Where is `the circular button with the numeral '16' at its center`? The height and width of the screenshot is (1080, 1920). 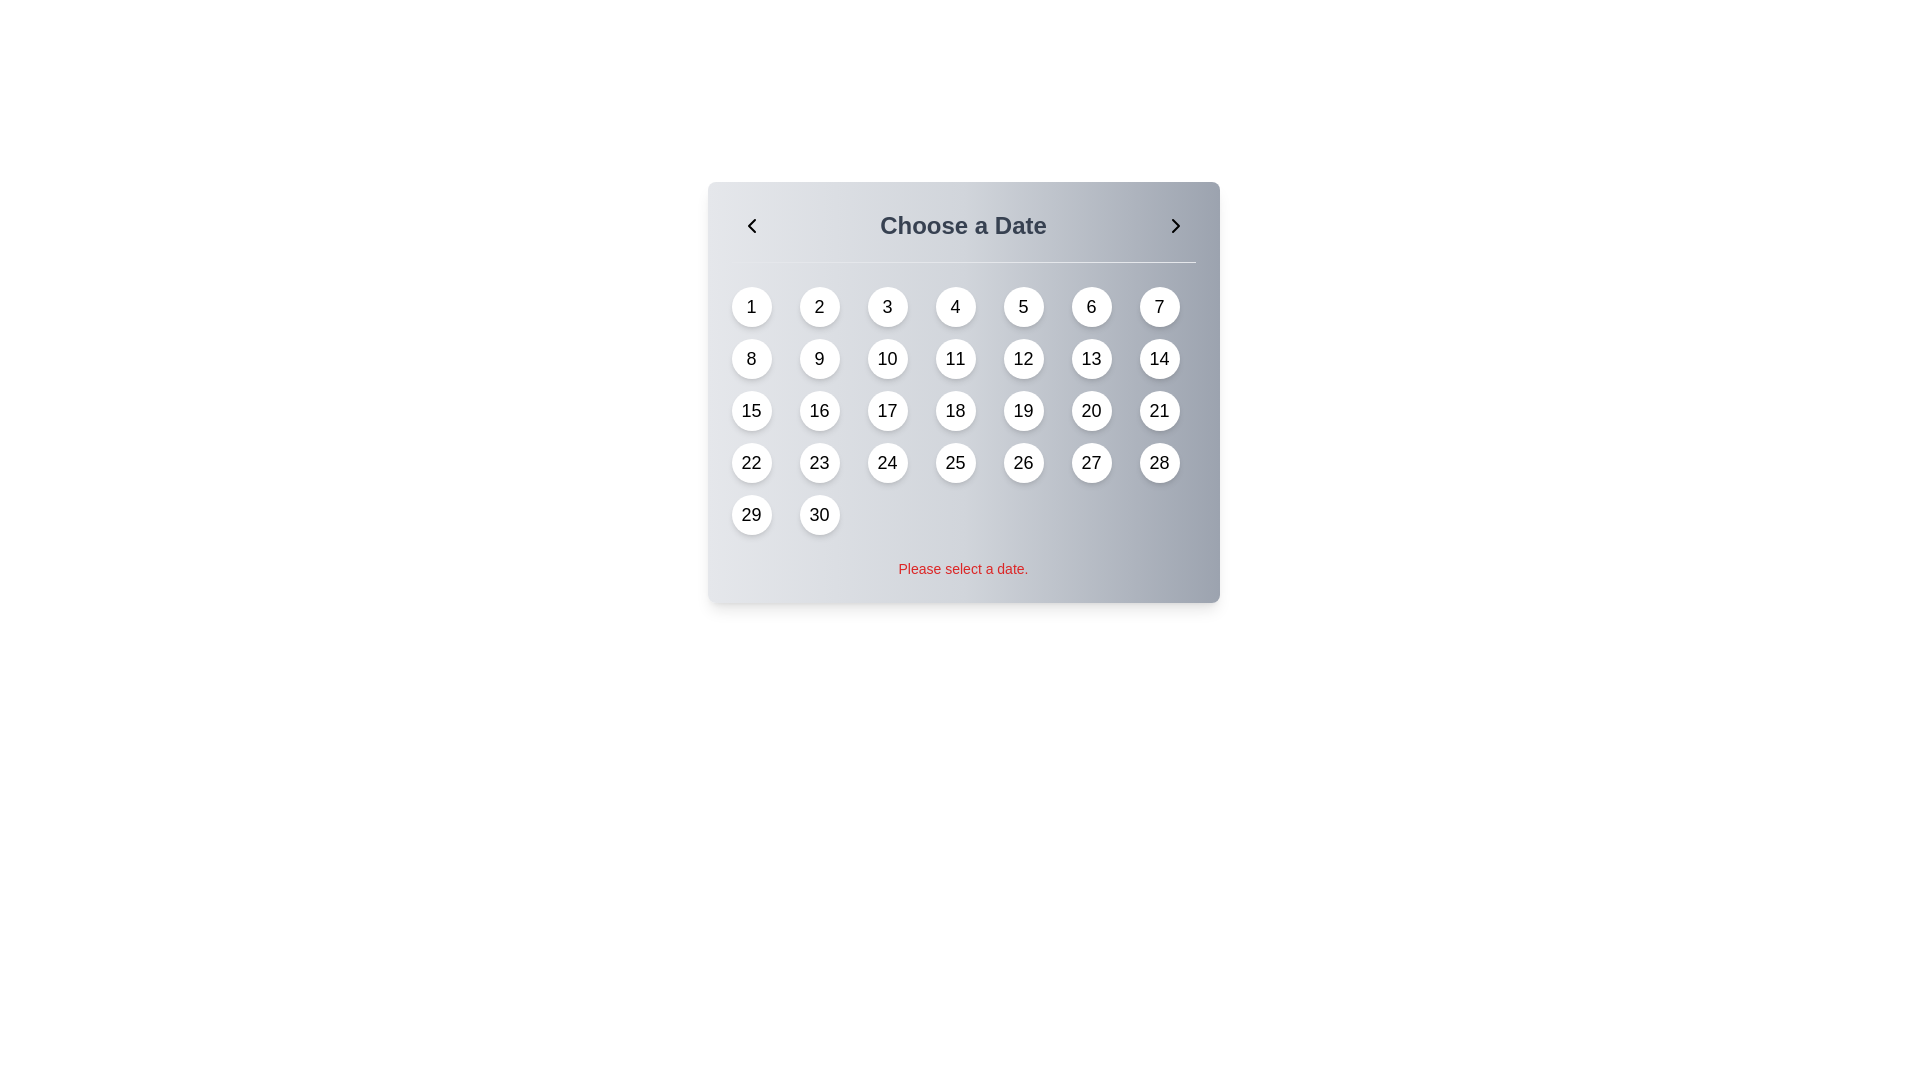 the circular button with the numeral '16' at its center is located at coordinates (819, 410).